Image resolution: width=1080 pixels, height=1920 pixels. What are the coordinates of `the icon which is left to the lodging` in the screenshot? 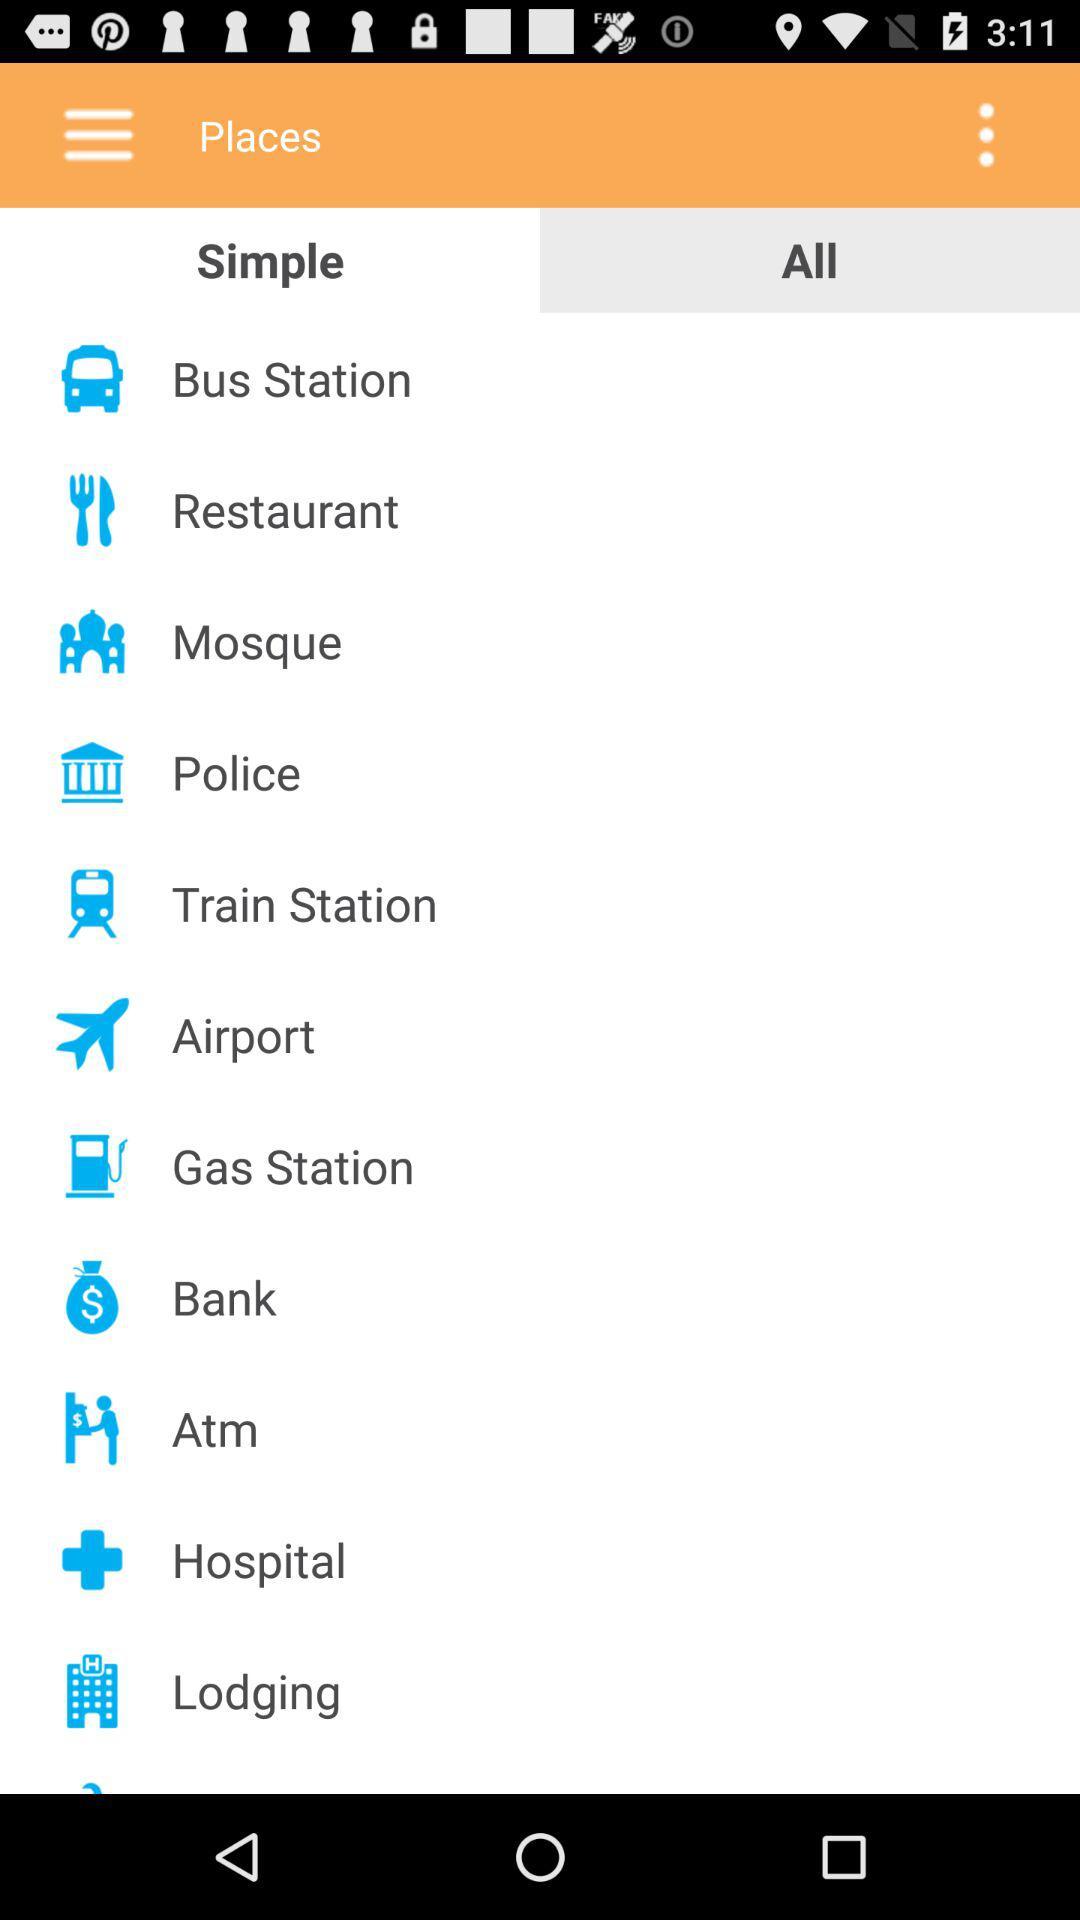 It's located at (92, 1690).